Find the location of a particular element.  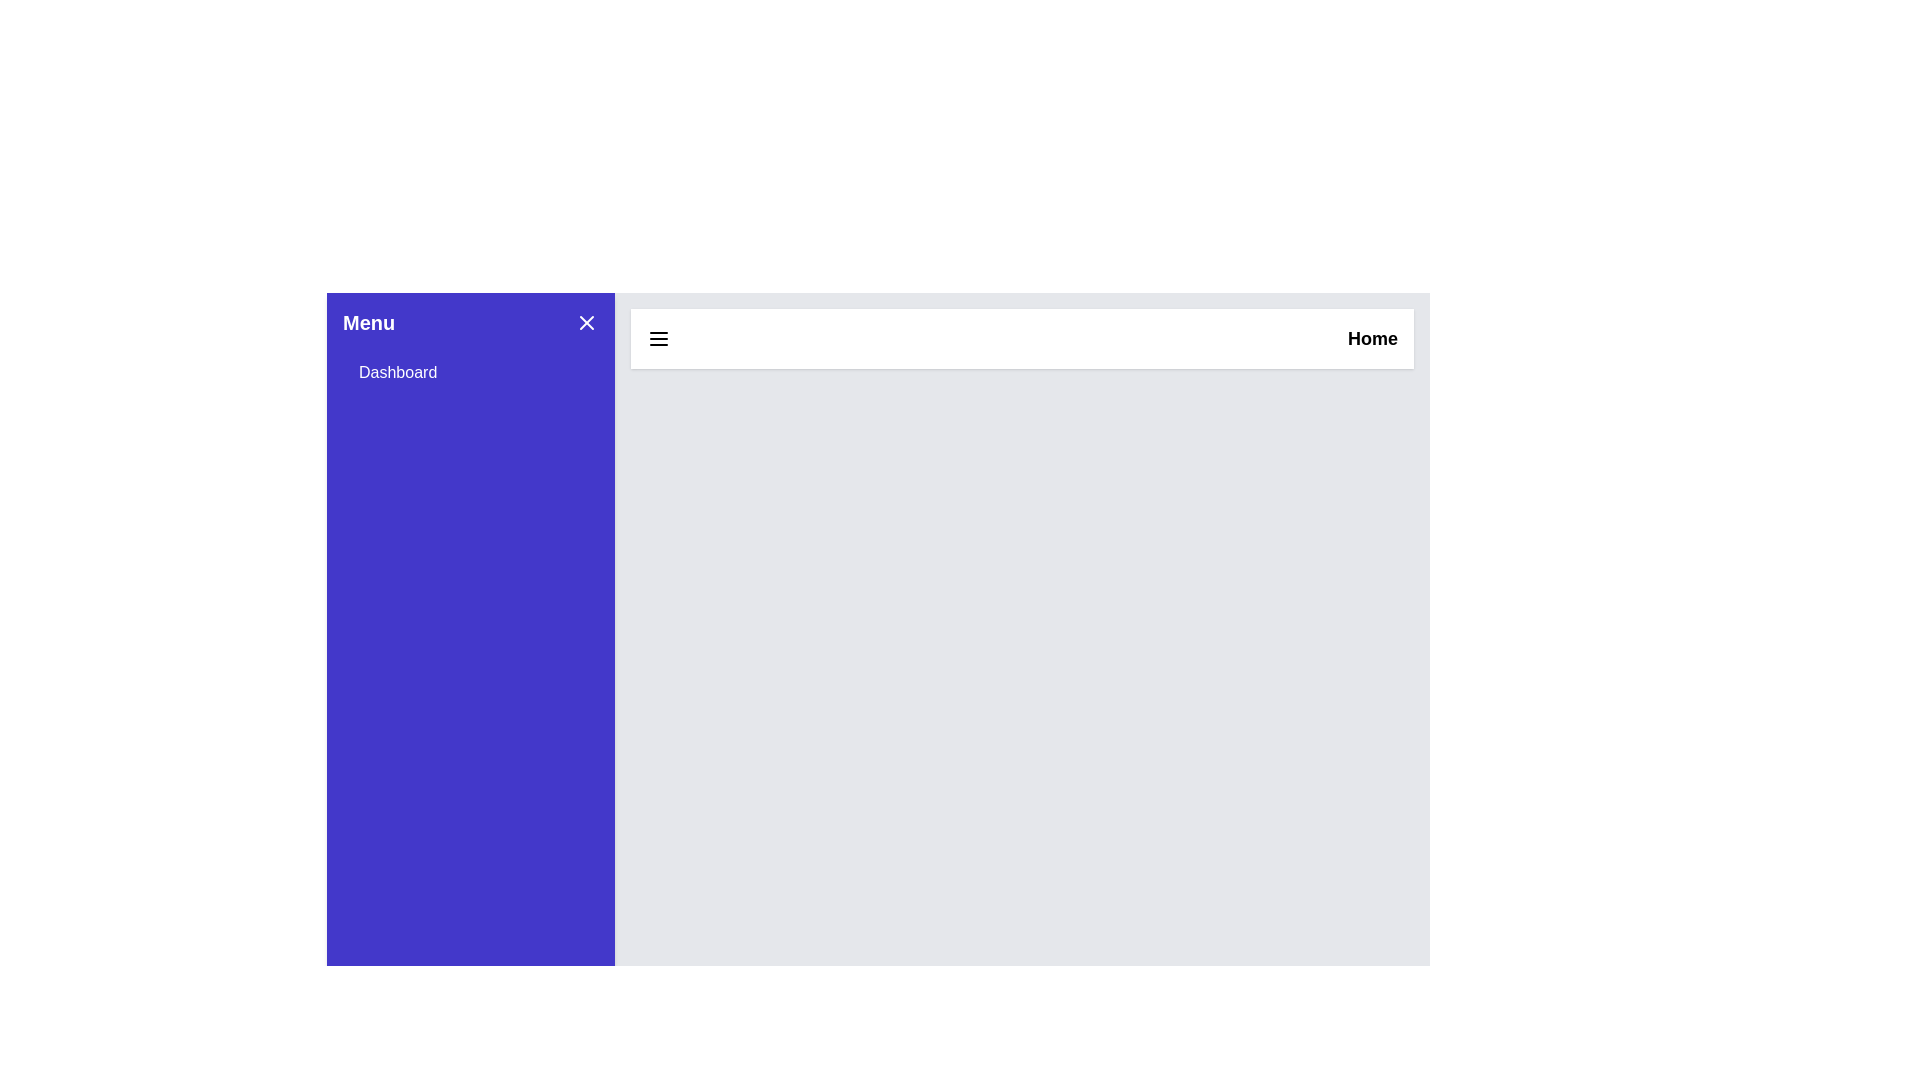

the toggle button to open or close the drawer is located at coordinates (585, 322).